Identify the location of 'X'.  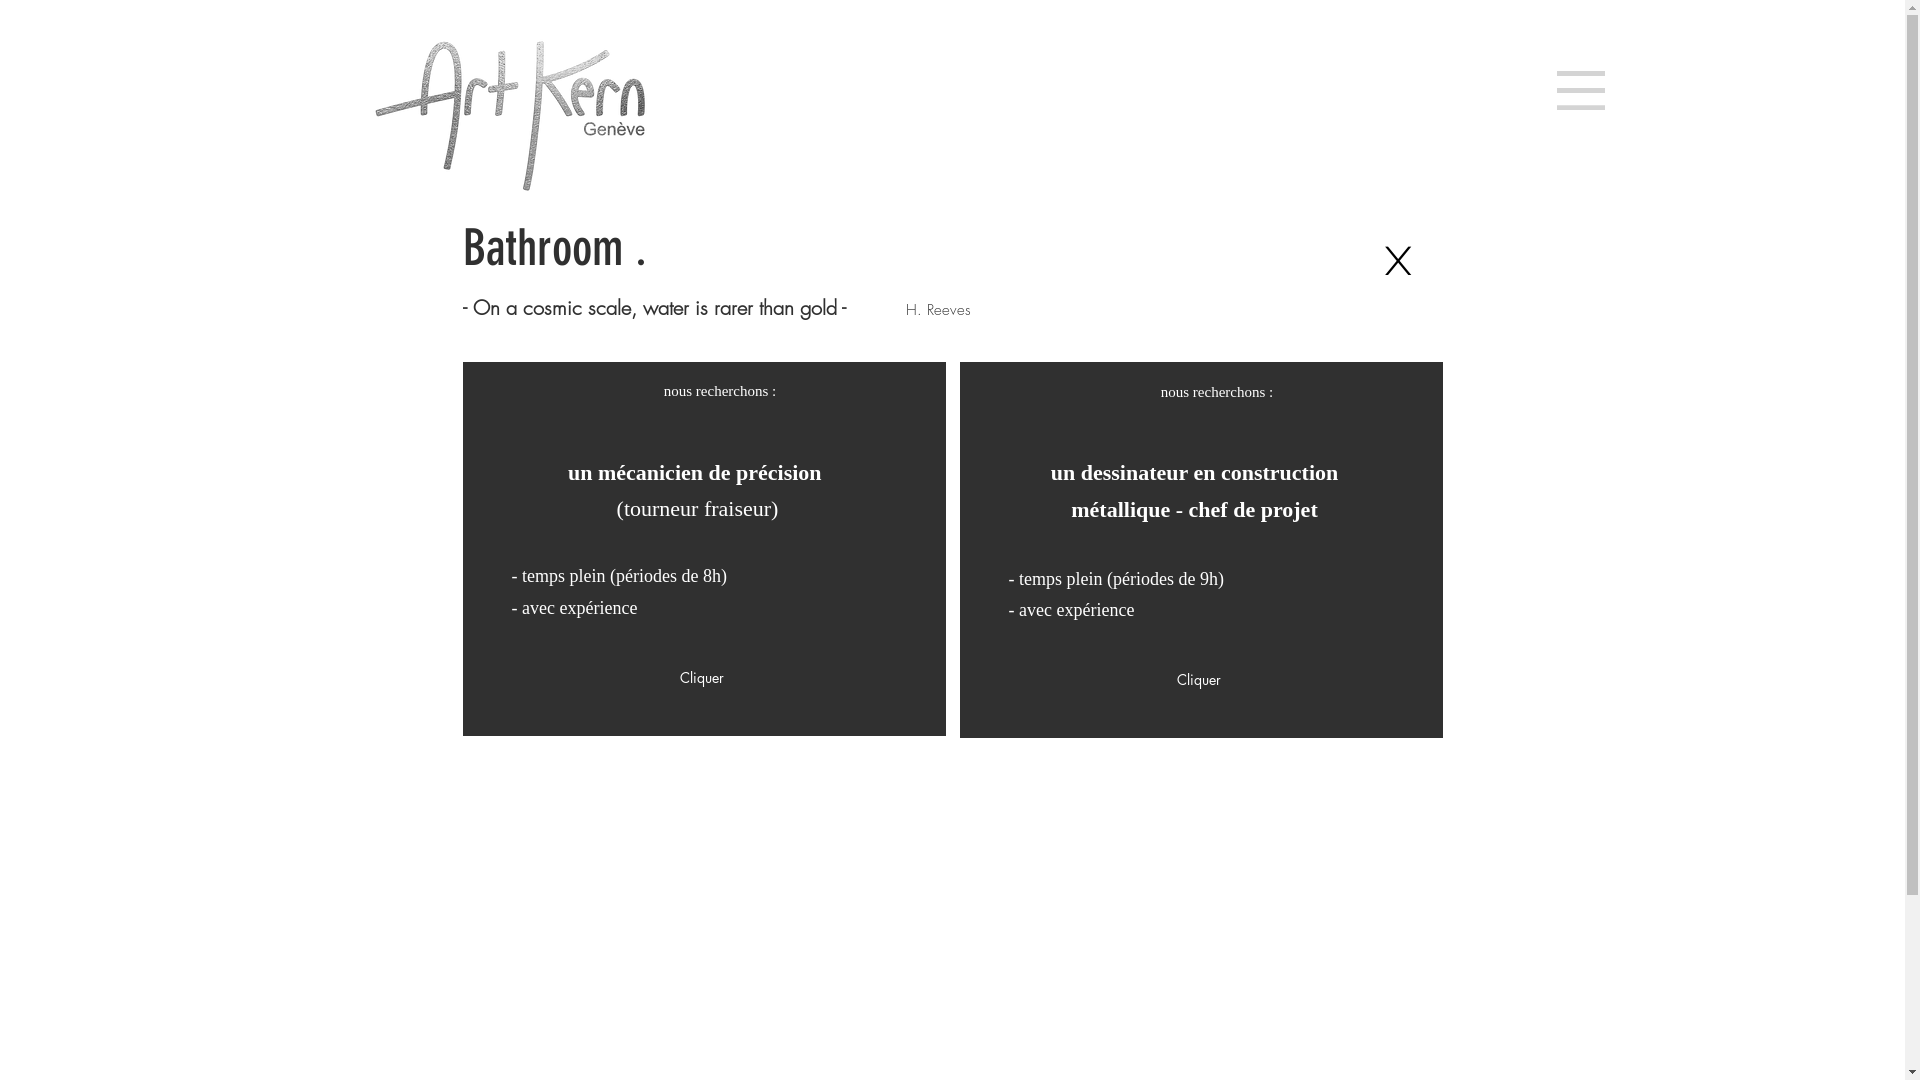
(1396, 260).